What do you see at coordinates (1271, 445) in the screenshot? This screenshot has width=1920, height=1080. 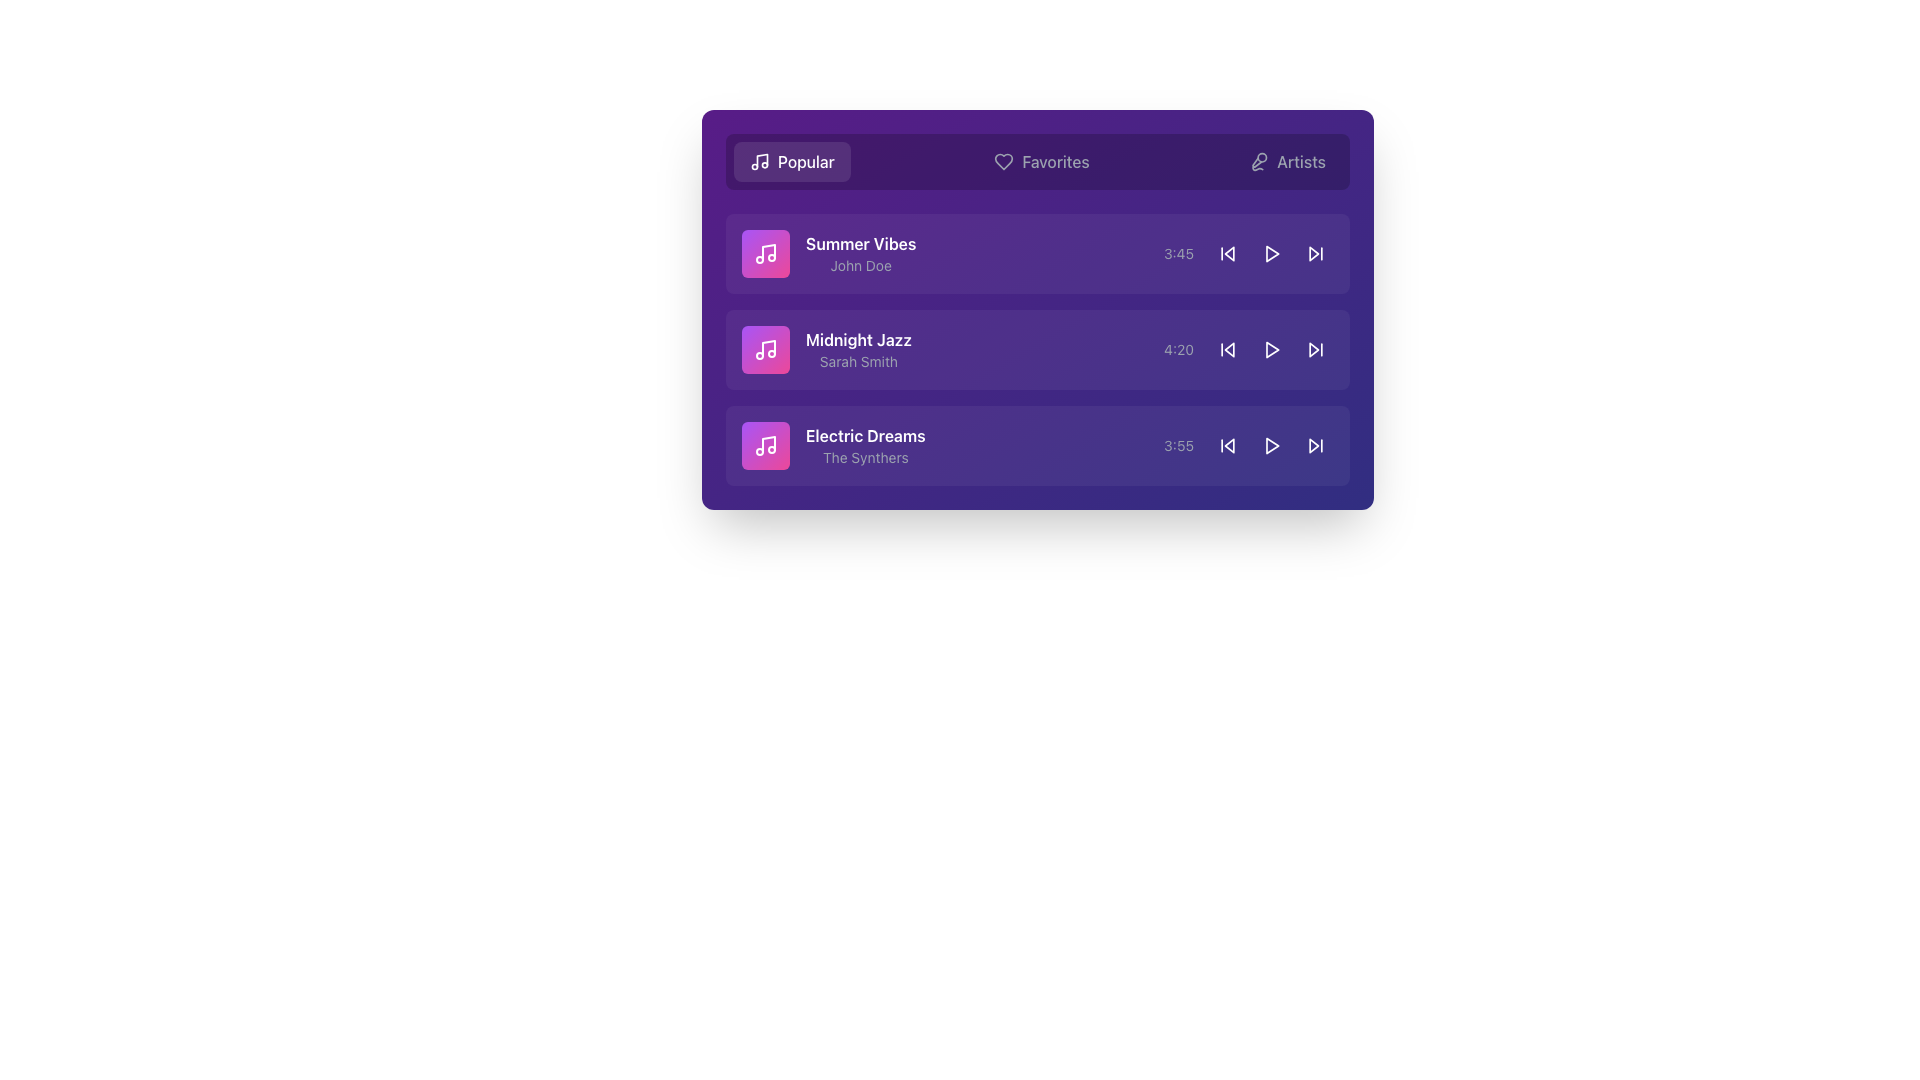 I see `the play button for the 'Electric Dreams' audio track, which is the second button in a horizontal set of three buttons aligned towards the right end of the row` at bounding box center [1271, 445].